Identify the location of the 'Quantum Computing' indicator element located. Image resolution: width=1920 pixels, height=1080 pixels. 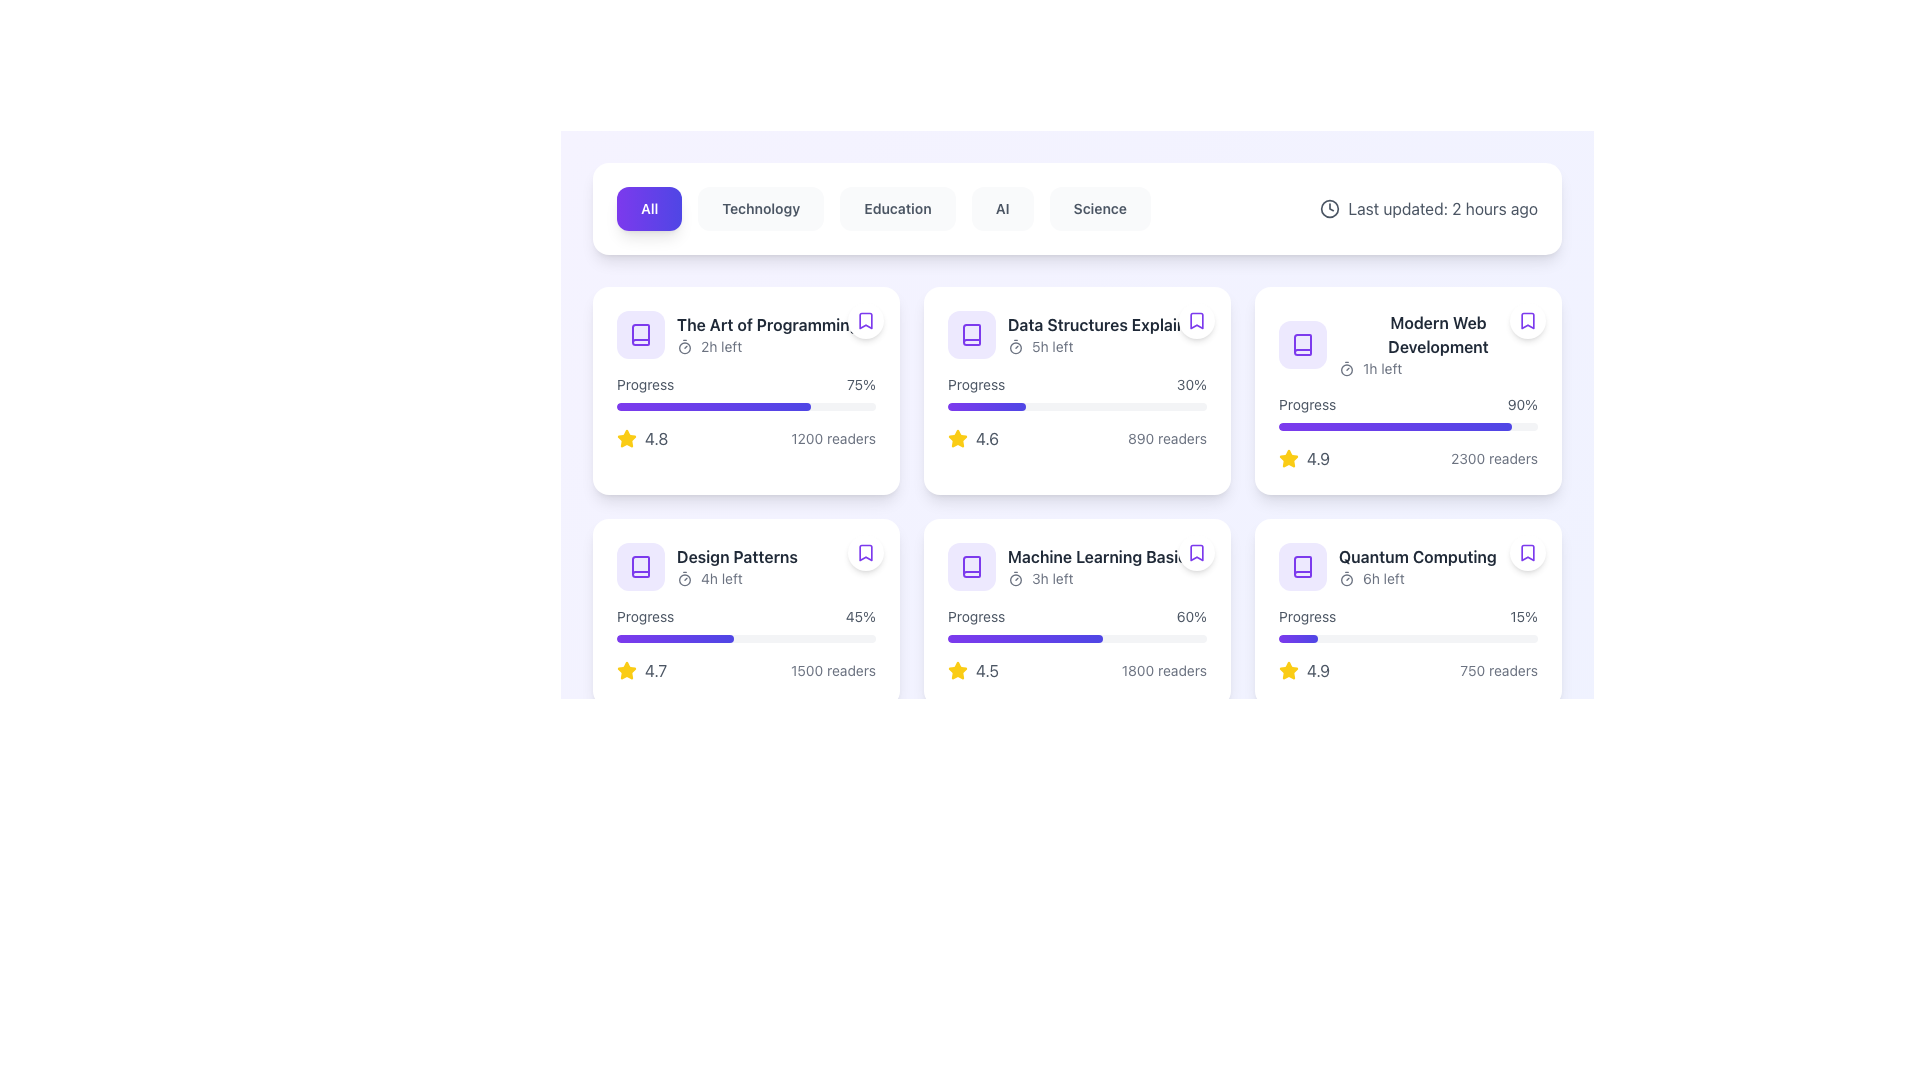
(1415, 567).